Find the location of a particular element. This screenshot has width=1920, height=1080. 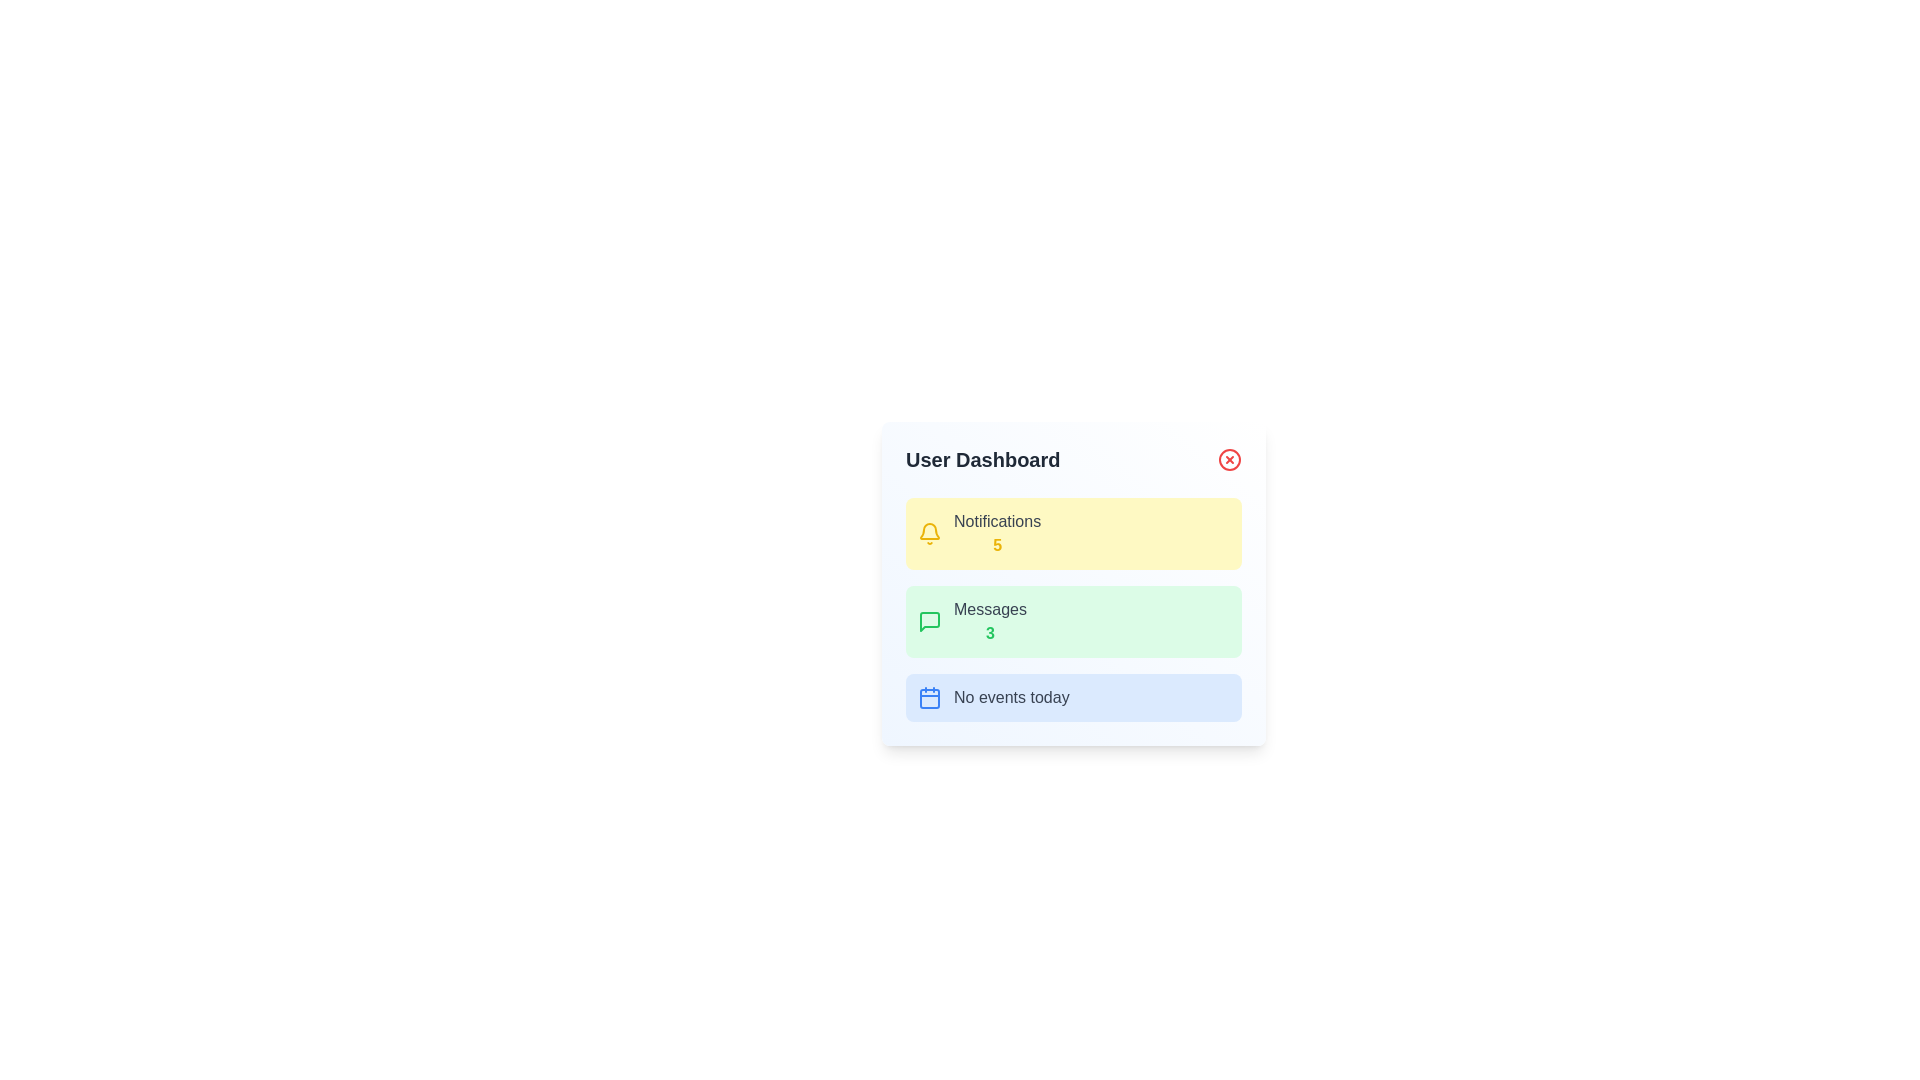

text displayed in the header labeled 'User Dashboard', which is prominently styled in bold and extra-large dark gray font, located in the upper-left area of its containing card-like structure is located at coordinates (983, 459).